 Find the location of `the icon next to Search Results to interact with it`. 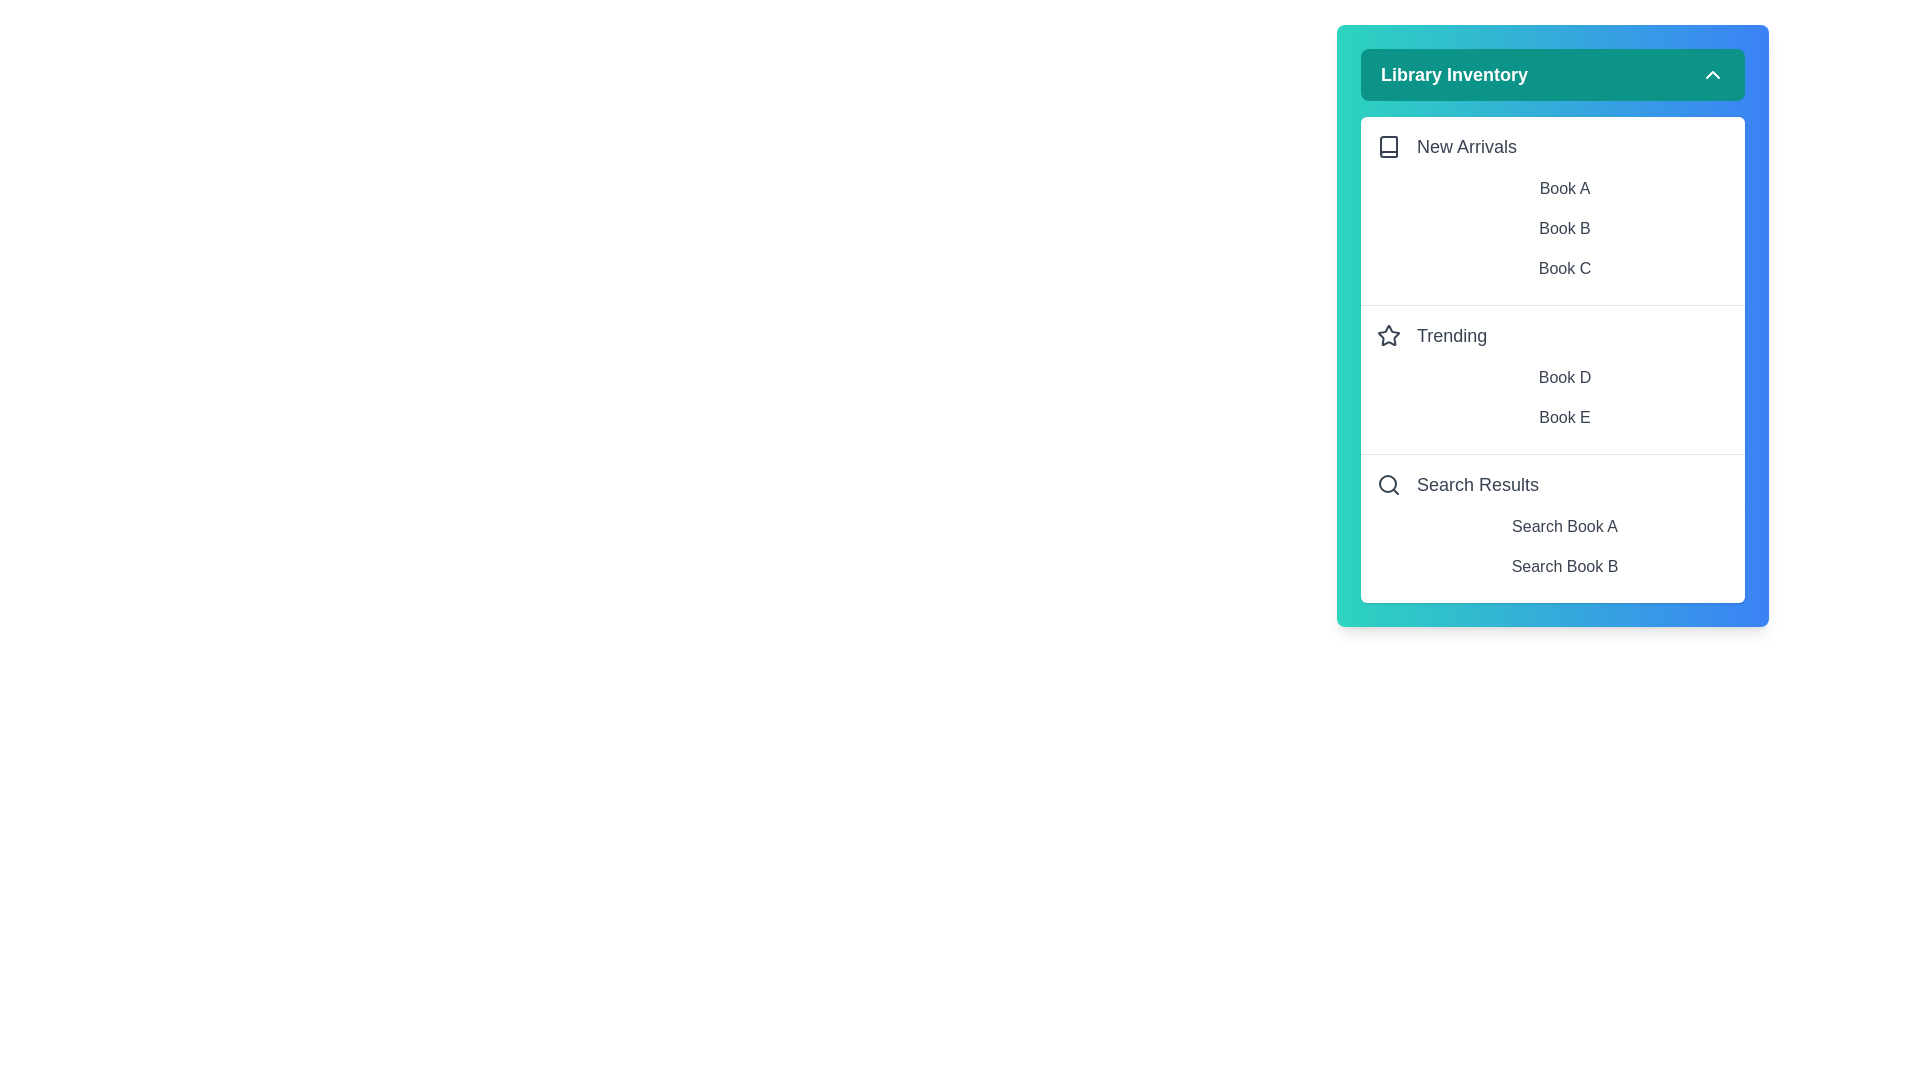

the icon next to Search Results to interact with it is located at coordinates (1387, 485).